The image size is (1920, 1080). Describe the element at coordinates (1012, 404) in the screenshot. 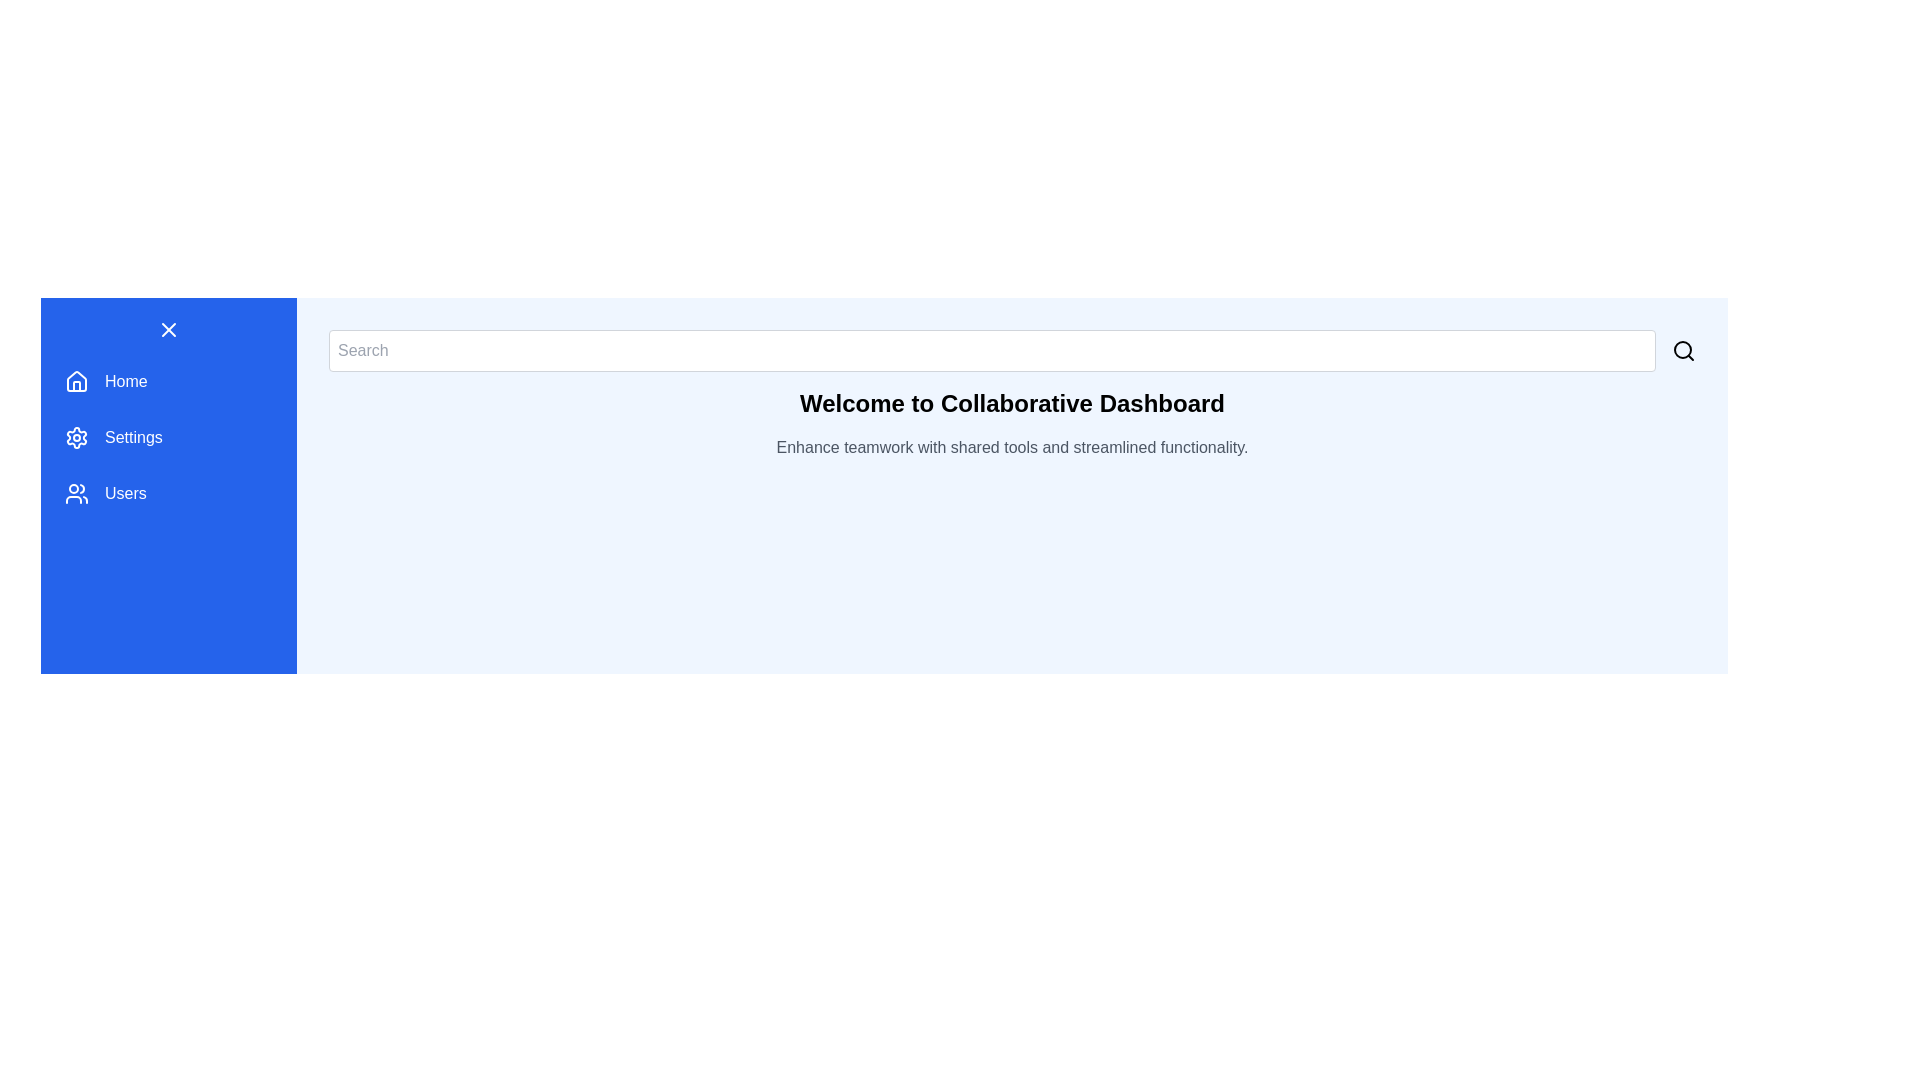

I see `the main content text area to interact` at that location.